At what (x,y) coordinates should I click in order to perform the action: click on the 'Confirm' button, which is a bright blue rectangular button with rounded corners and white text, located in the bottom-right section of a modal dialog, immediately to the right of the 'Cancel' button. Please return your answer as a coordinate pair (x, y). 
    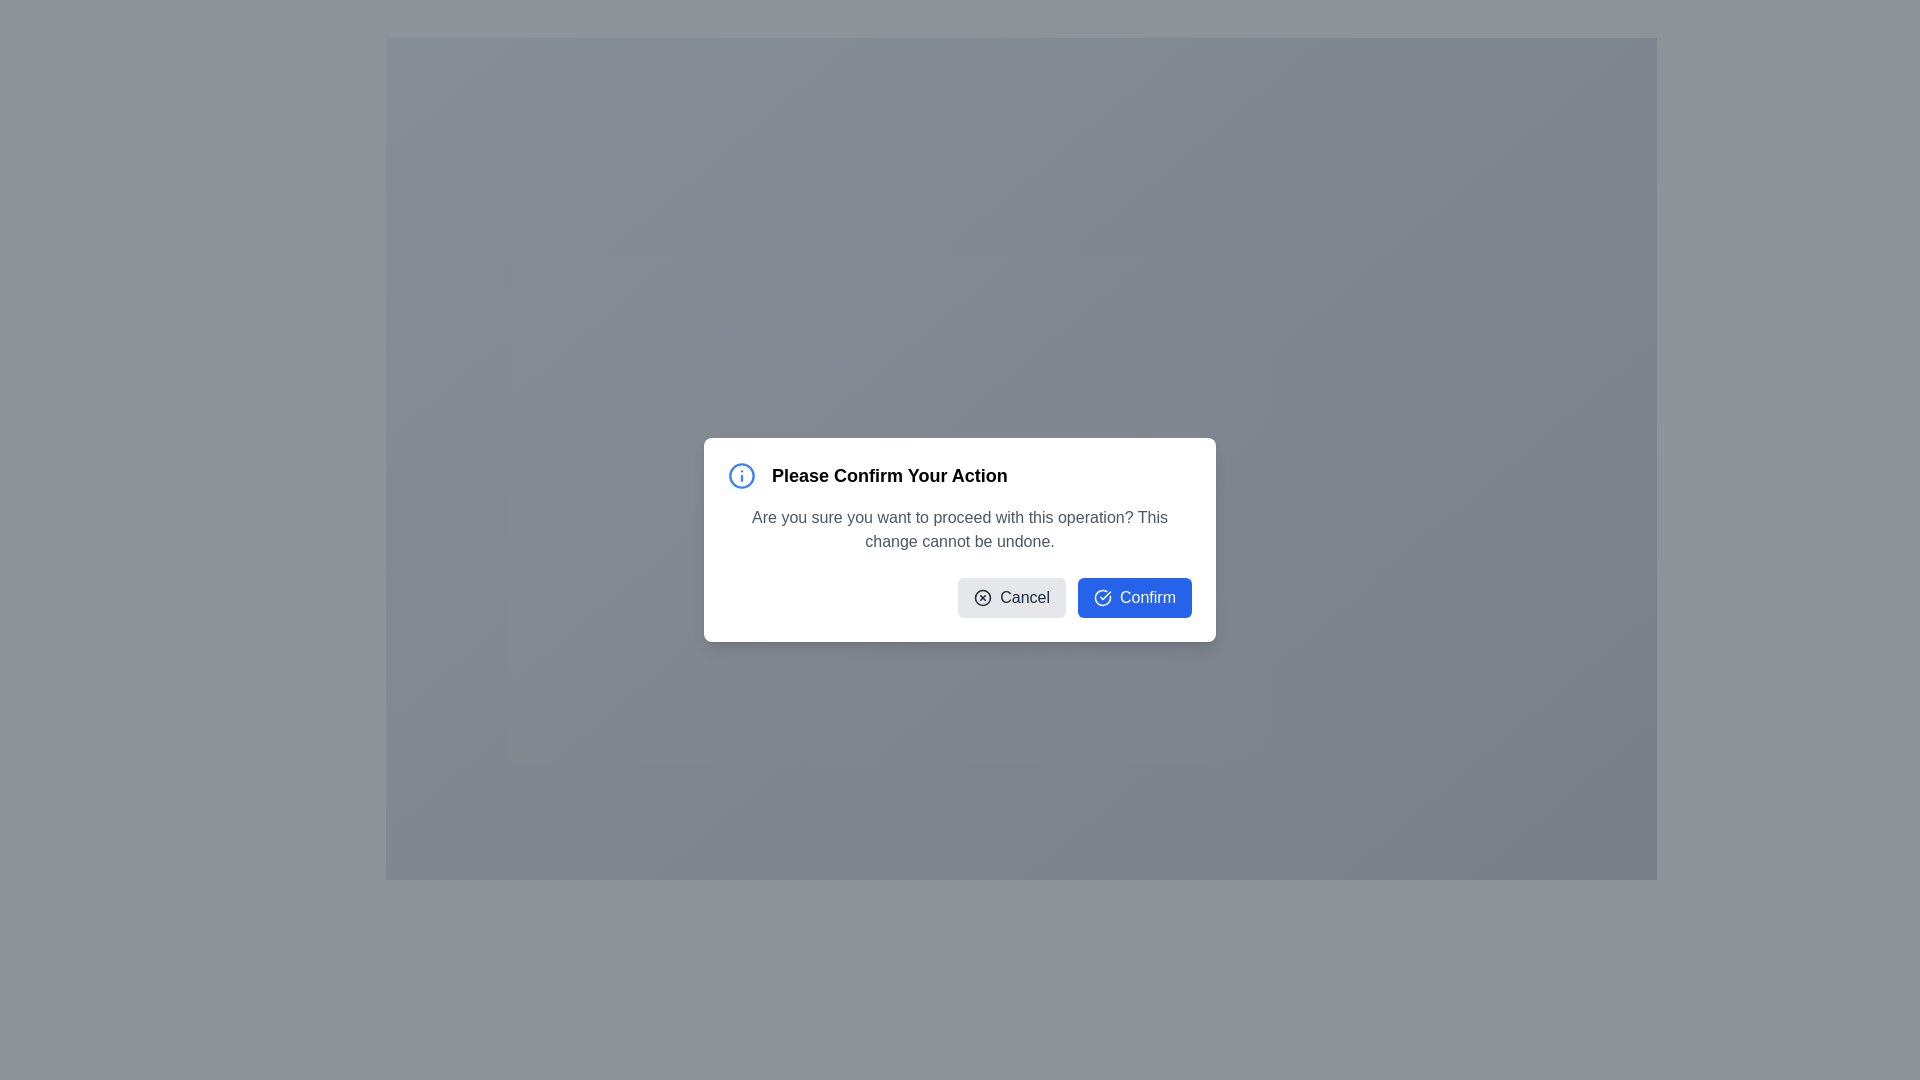
    Looking at the image, I should click on (1134, 596).